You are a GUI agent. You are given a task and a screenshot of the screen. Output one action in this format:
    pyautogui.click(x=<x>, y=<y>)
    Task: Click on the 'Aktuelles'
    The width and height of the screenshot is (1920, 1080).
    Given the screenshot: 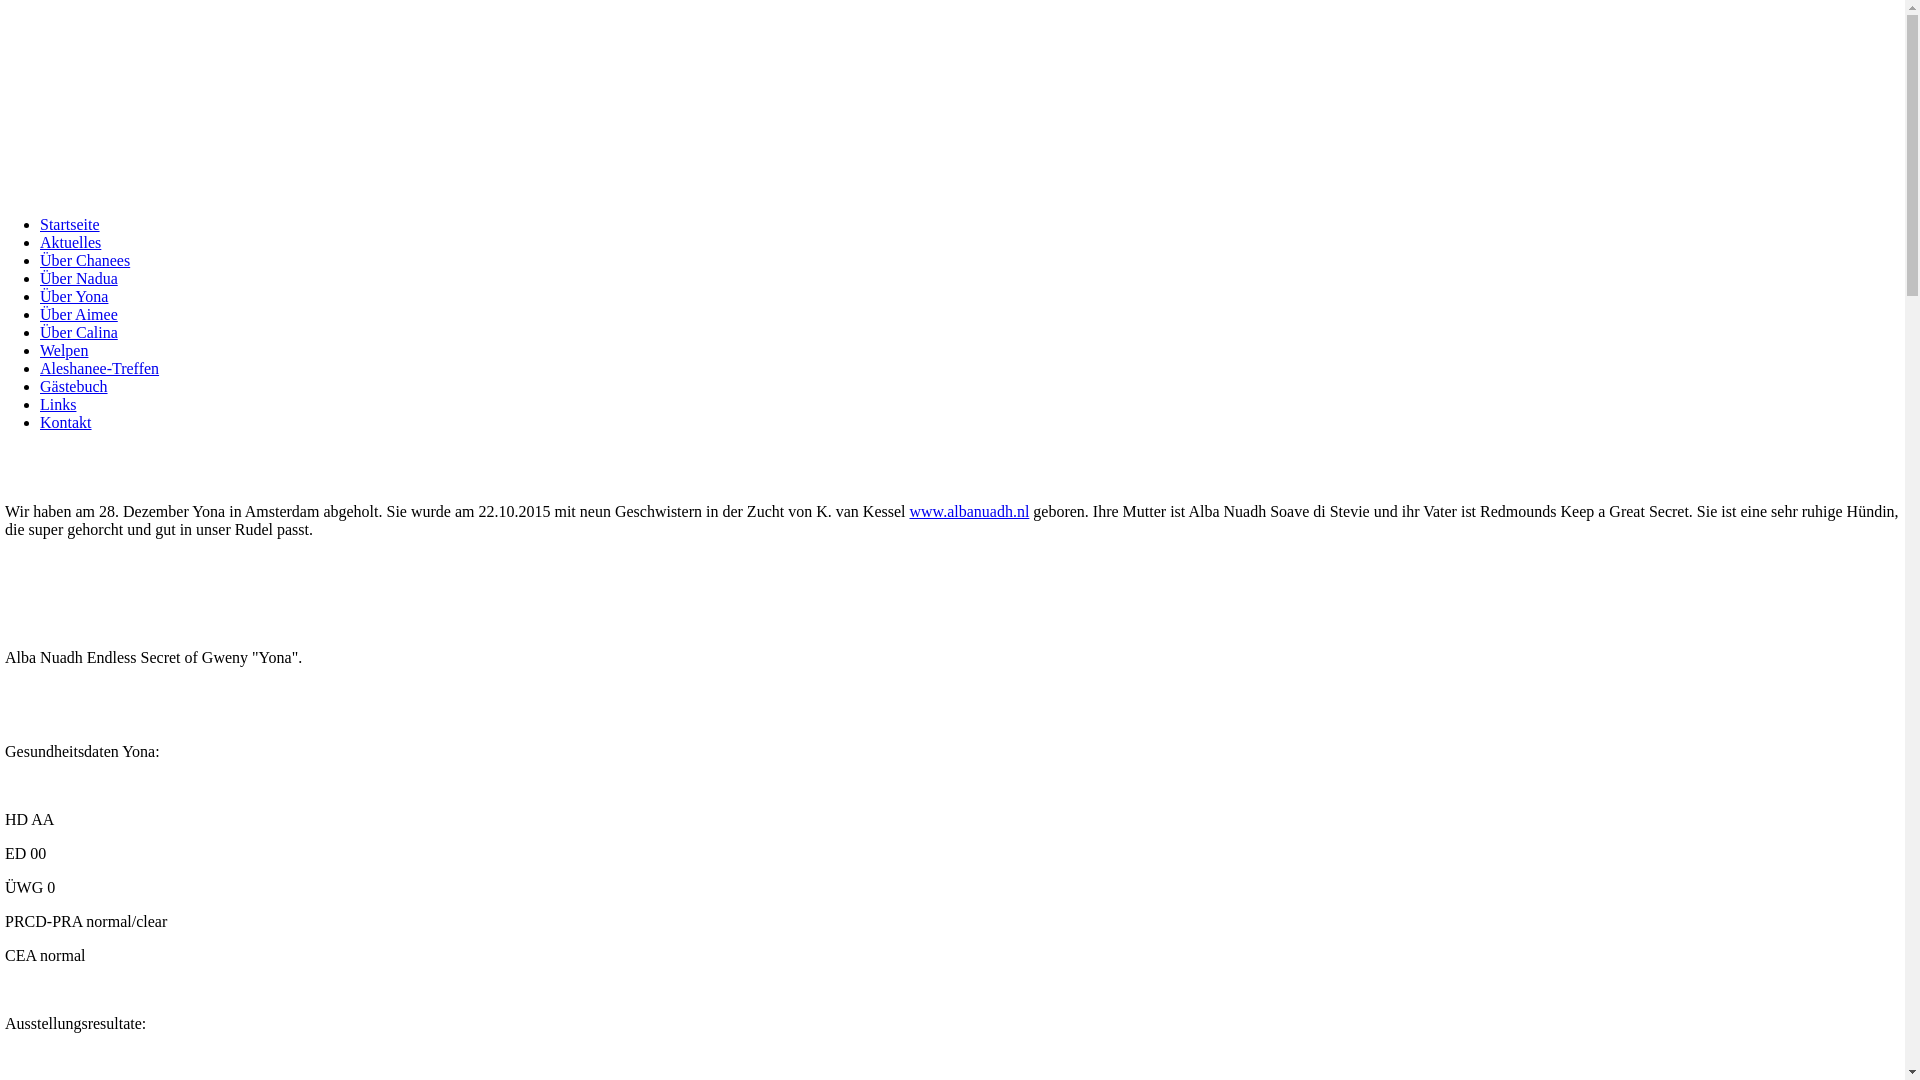 What is the action you would take?
    pyautogui.click(x=39, y=241)
    